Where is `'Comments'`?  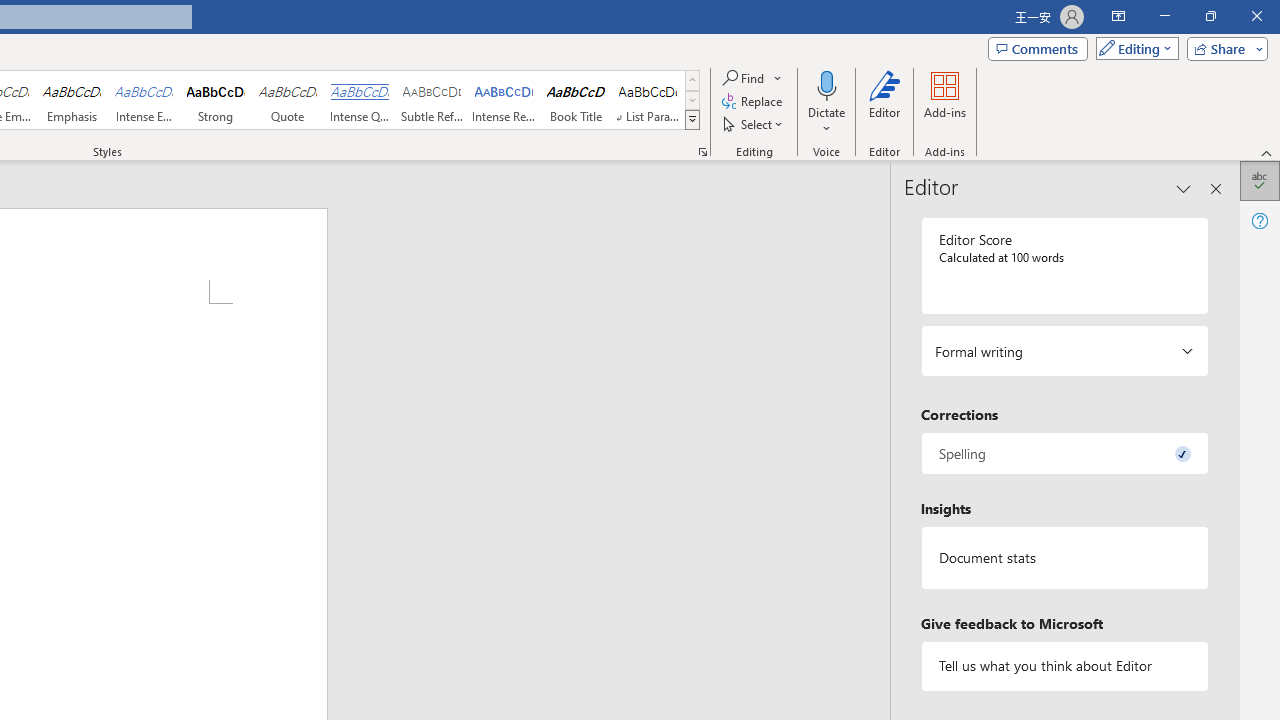 'Comments' is located at coordinates (1038, 47).